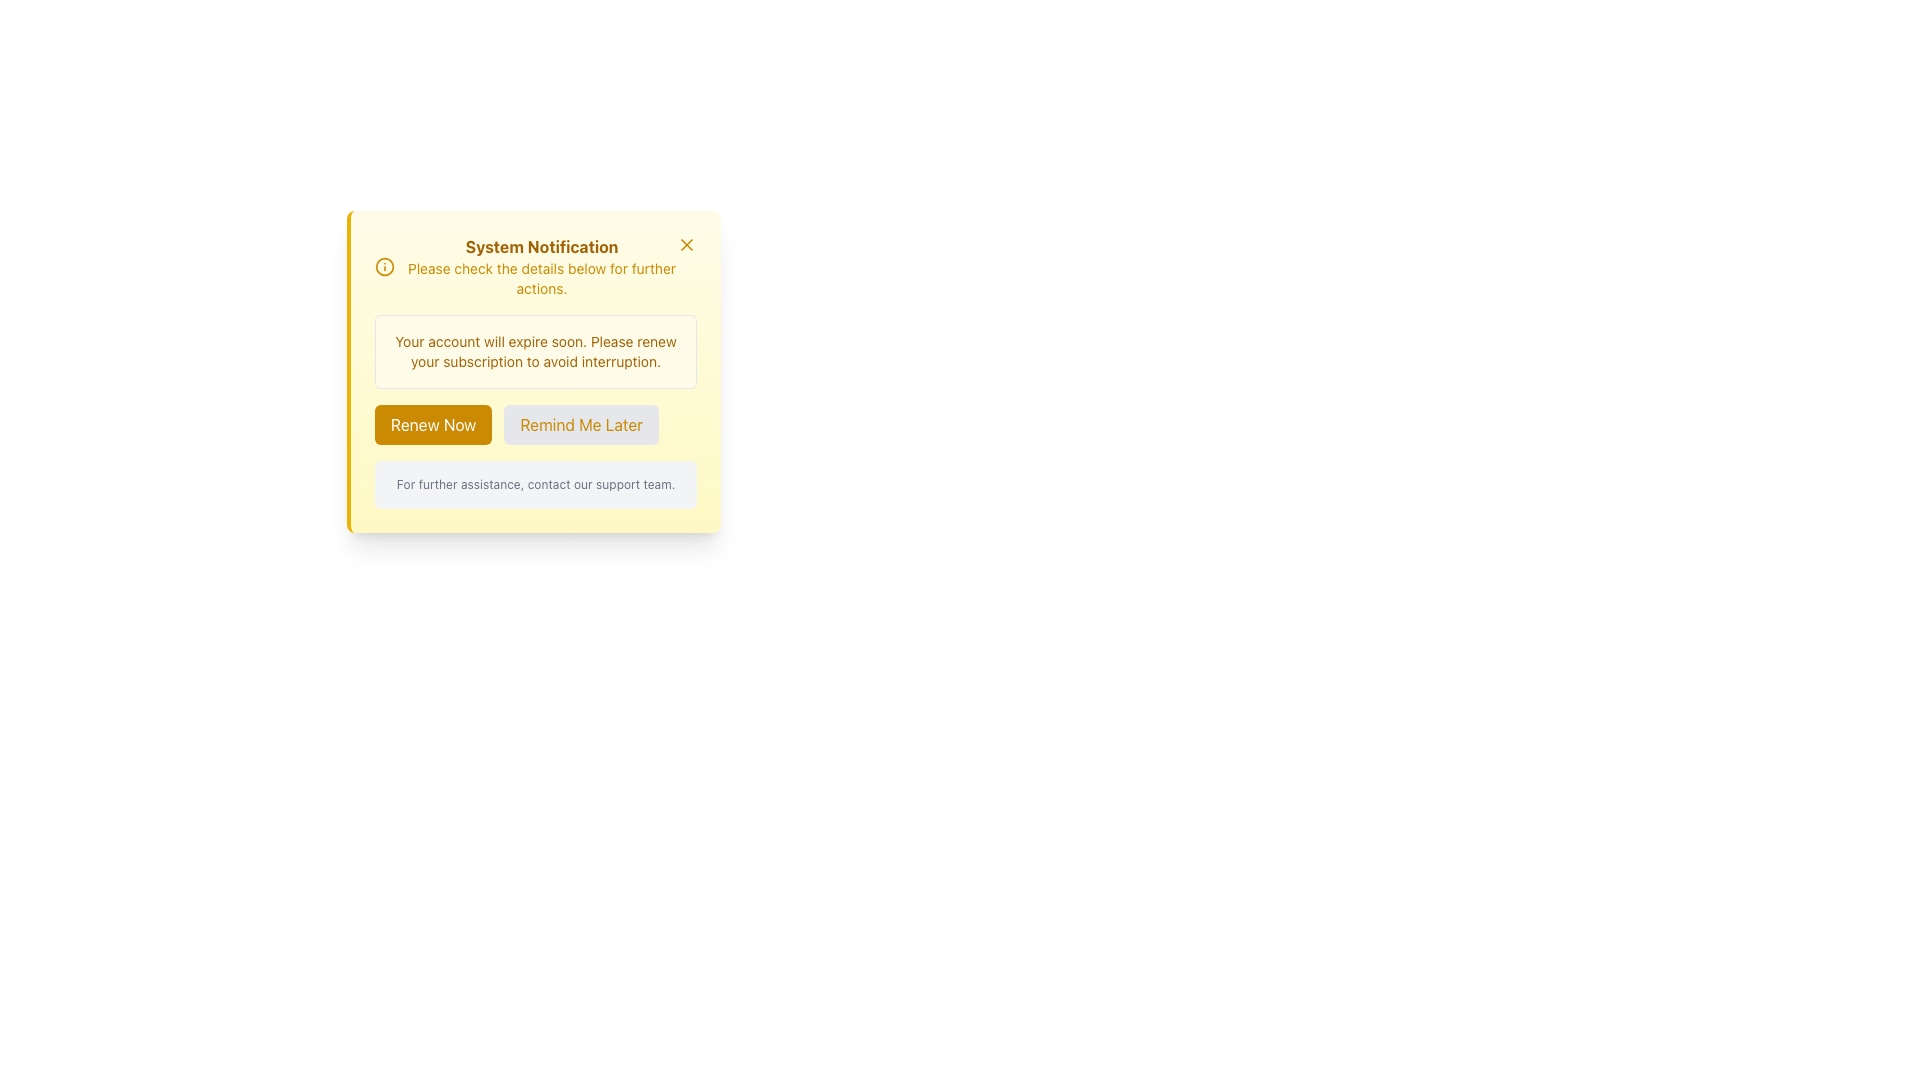 The width and height of the screenshot is (1920, 1080). Describe the element at coordinates (580, 423) in the screenshot. I see `the 'Remind Me Later' button, which has a light gray background and yellow text` at that location.